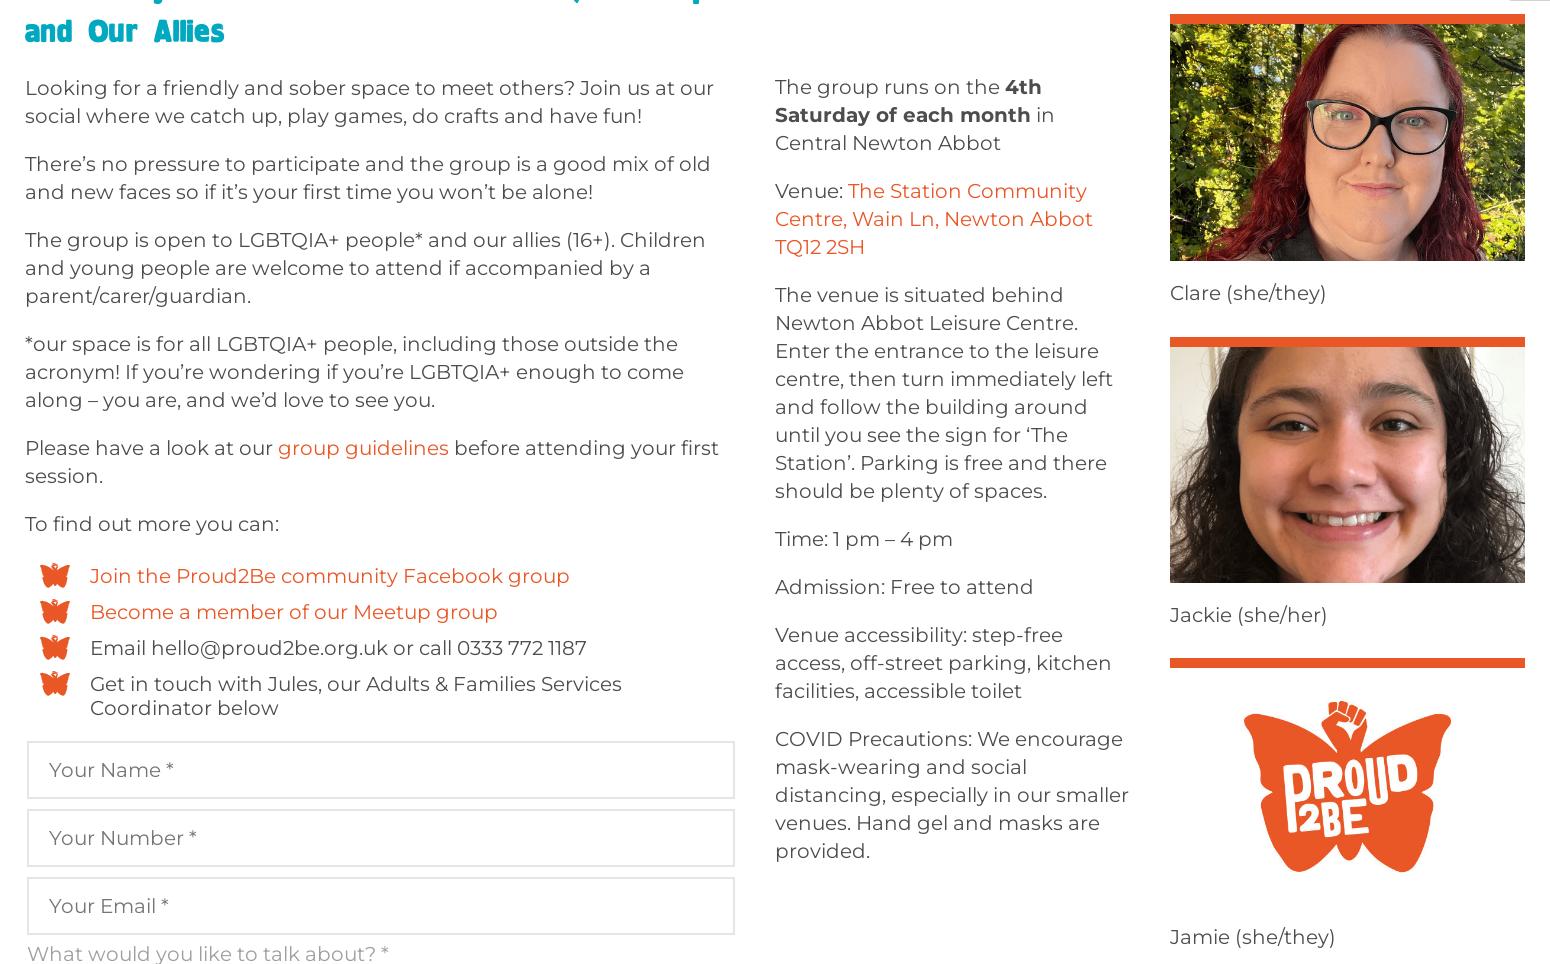  What do you see at coordinates (90, 696) in the screenshot?
I see `'Get in touch with Jules, our Adults & Families Services Coordinator below'` at bounding box center [90, 696].